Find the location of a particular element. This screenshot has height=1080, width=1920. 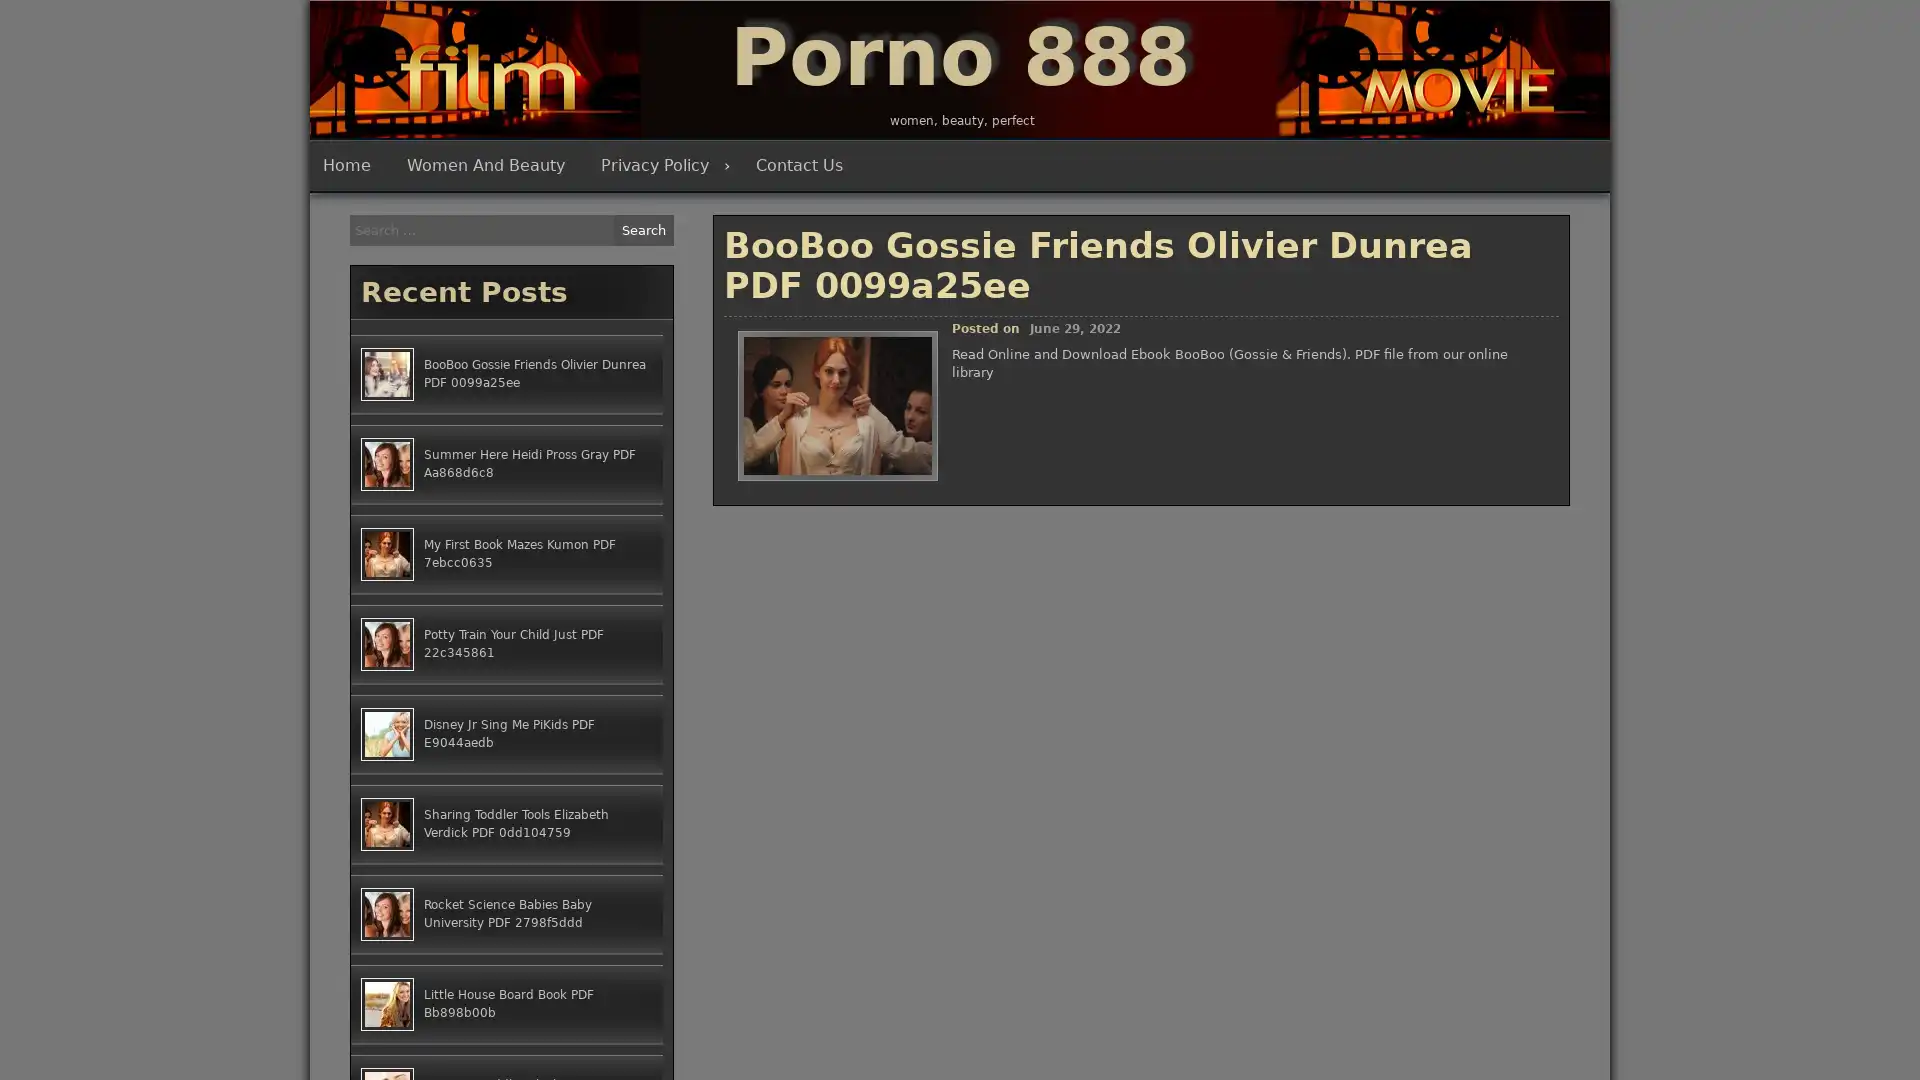

Search is located at coordinates (643, 229).